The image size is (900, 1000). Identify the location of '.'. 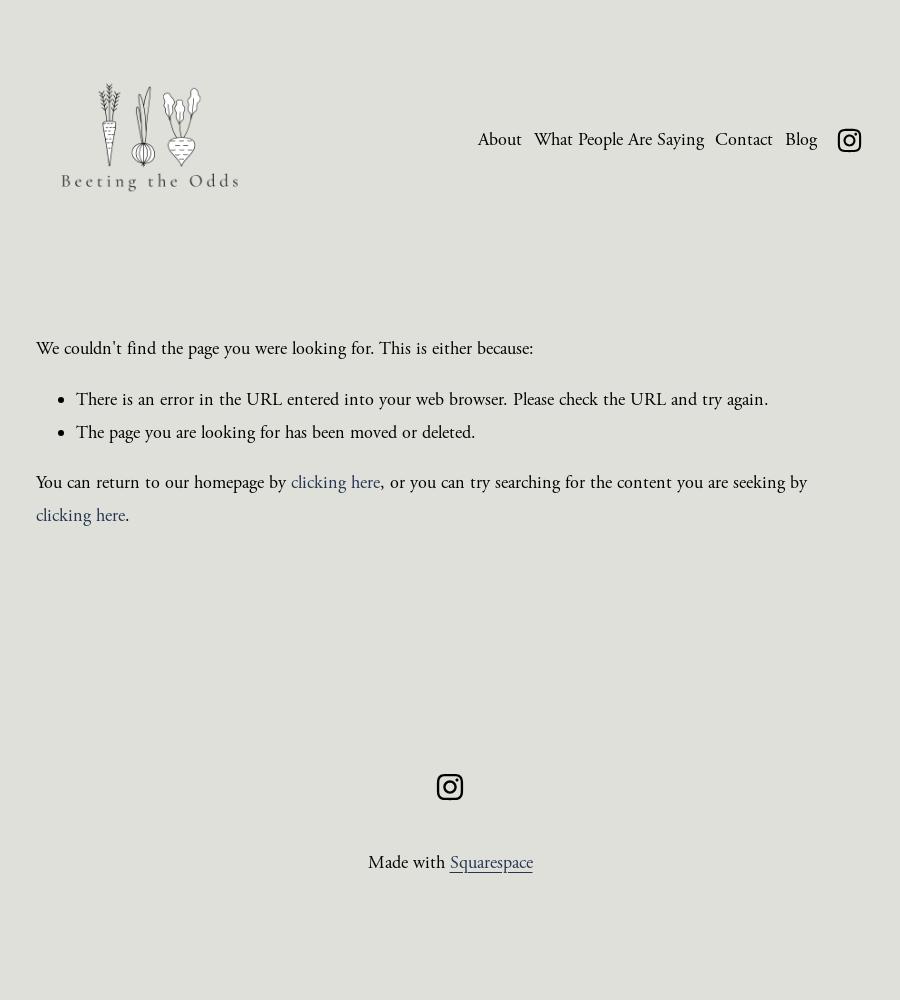
(127, 515).